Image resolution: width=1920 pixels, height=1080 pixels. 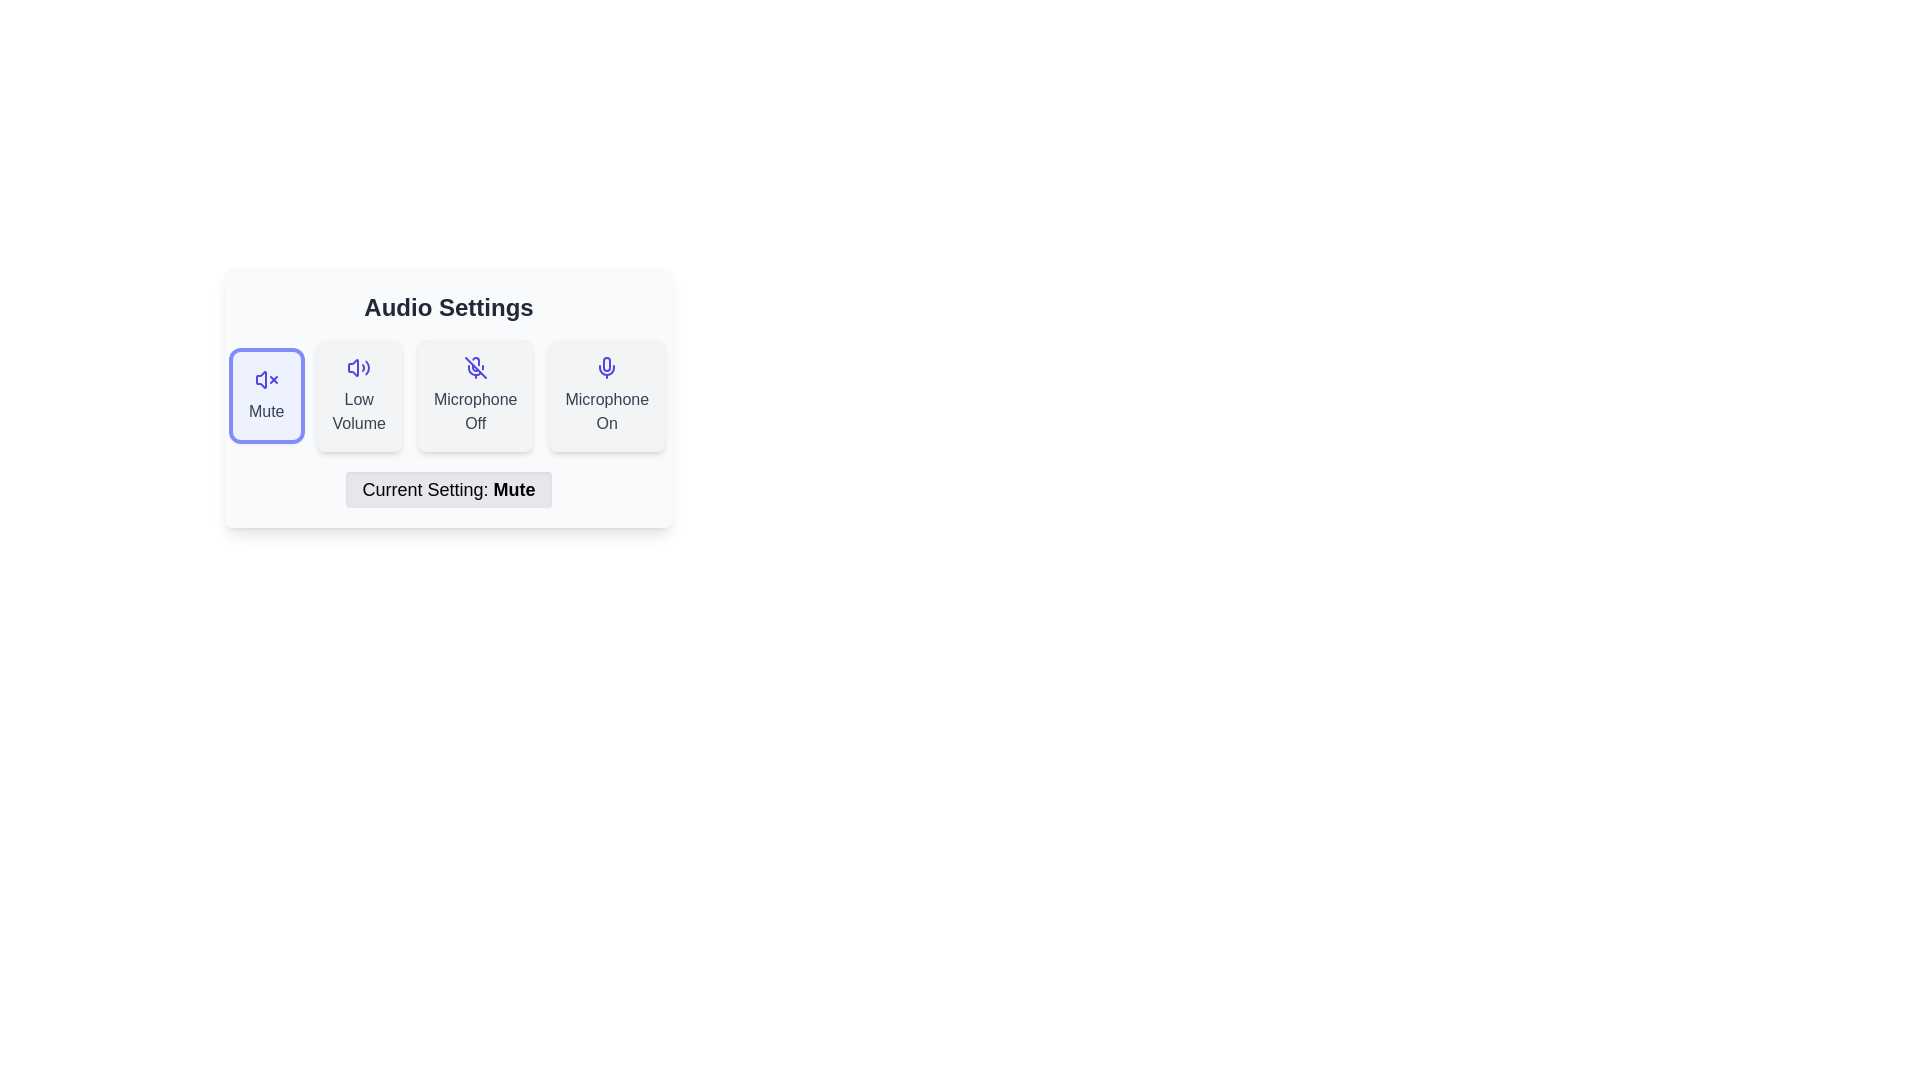 I want to click on the muted microphone icon within the 'Microphone Off' button in the audio settings interface, so click(x=473, y=370).